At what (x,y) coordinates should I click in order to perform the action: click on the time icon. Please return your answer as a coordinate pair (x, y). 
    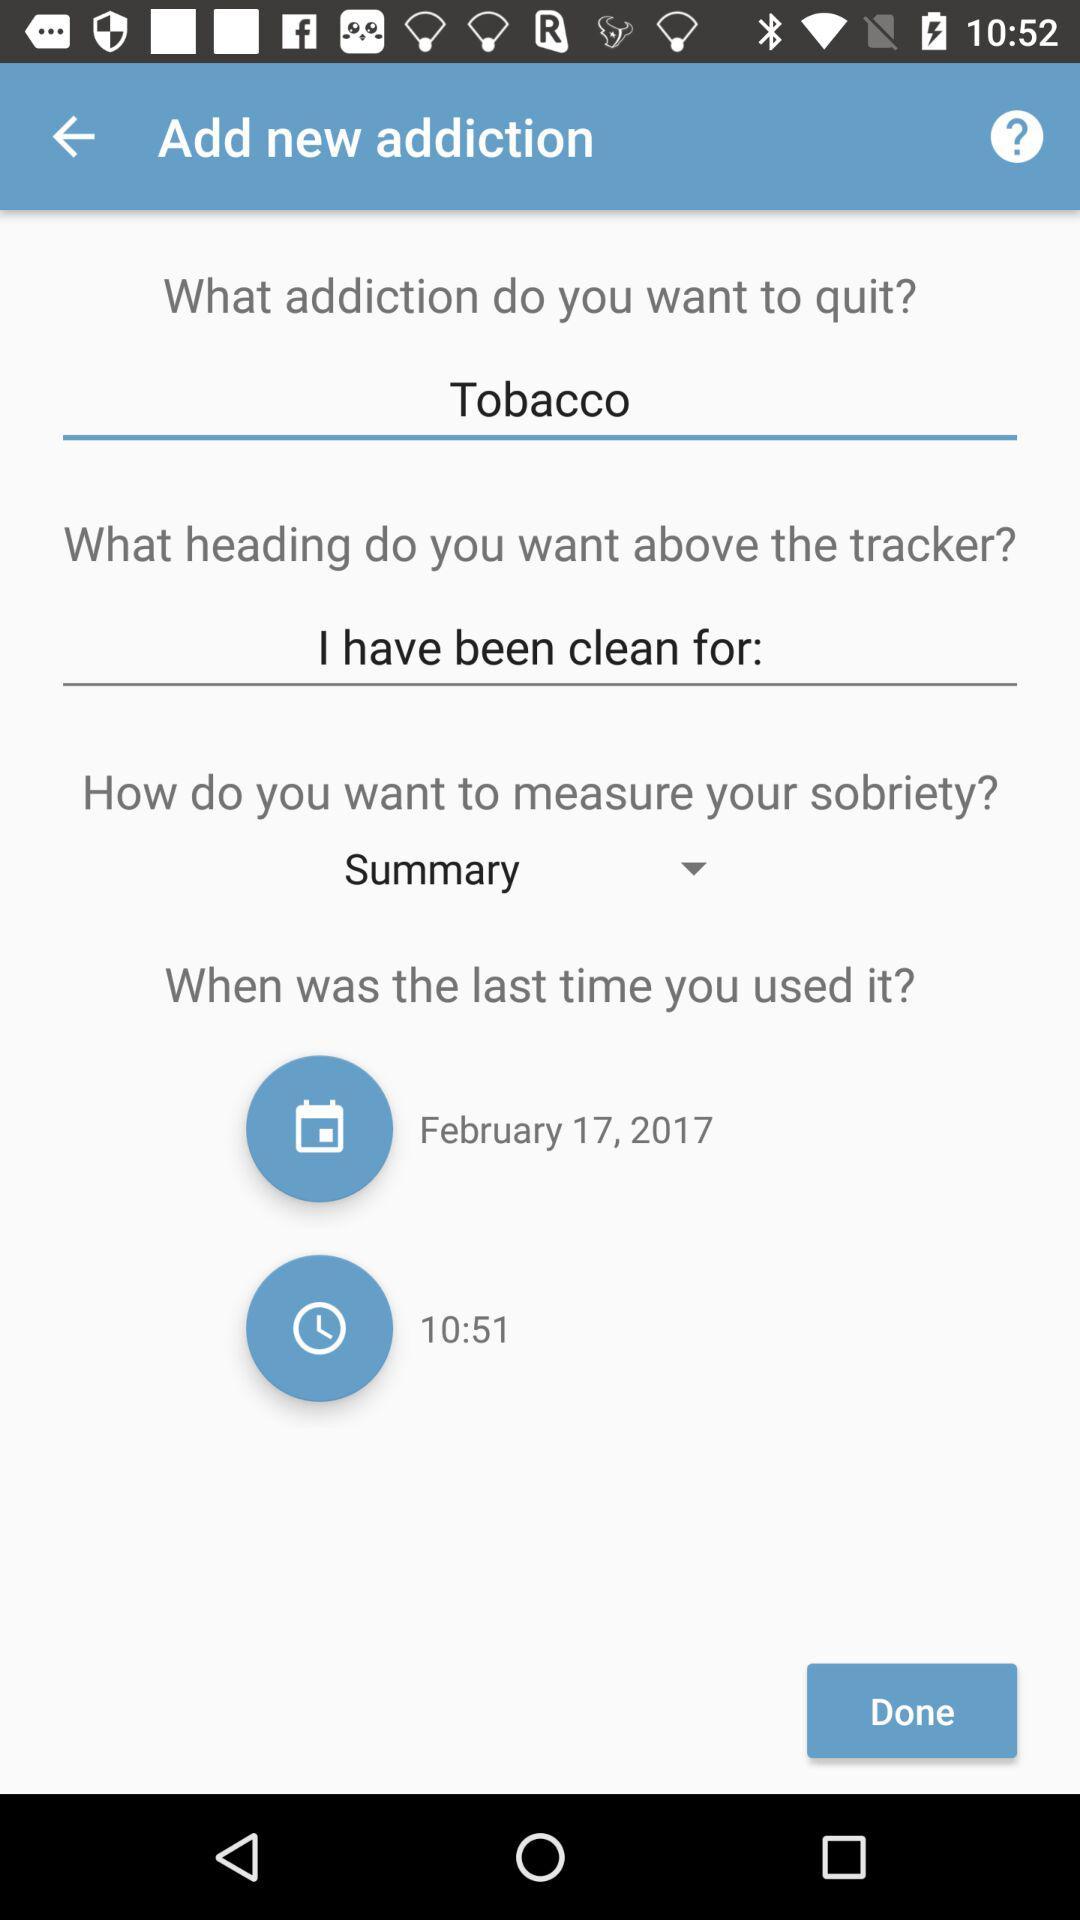
    Looking at the image, I should click on (318, 1328).